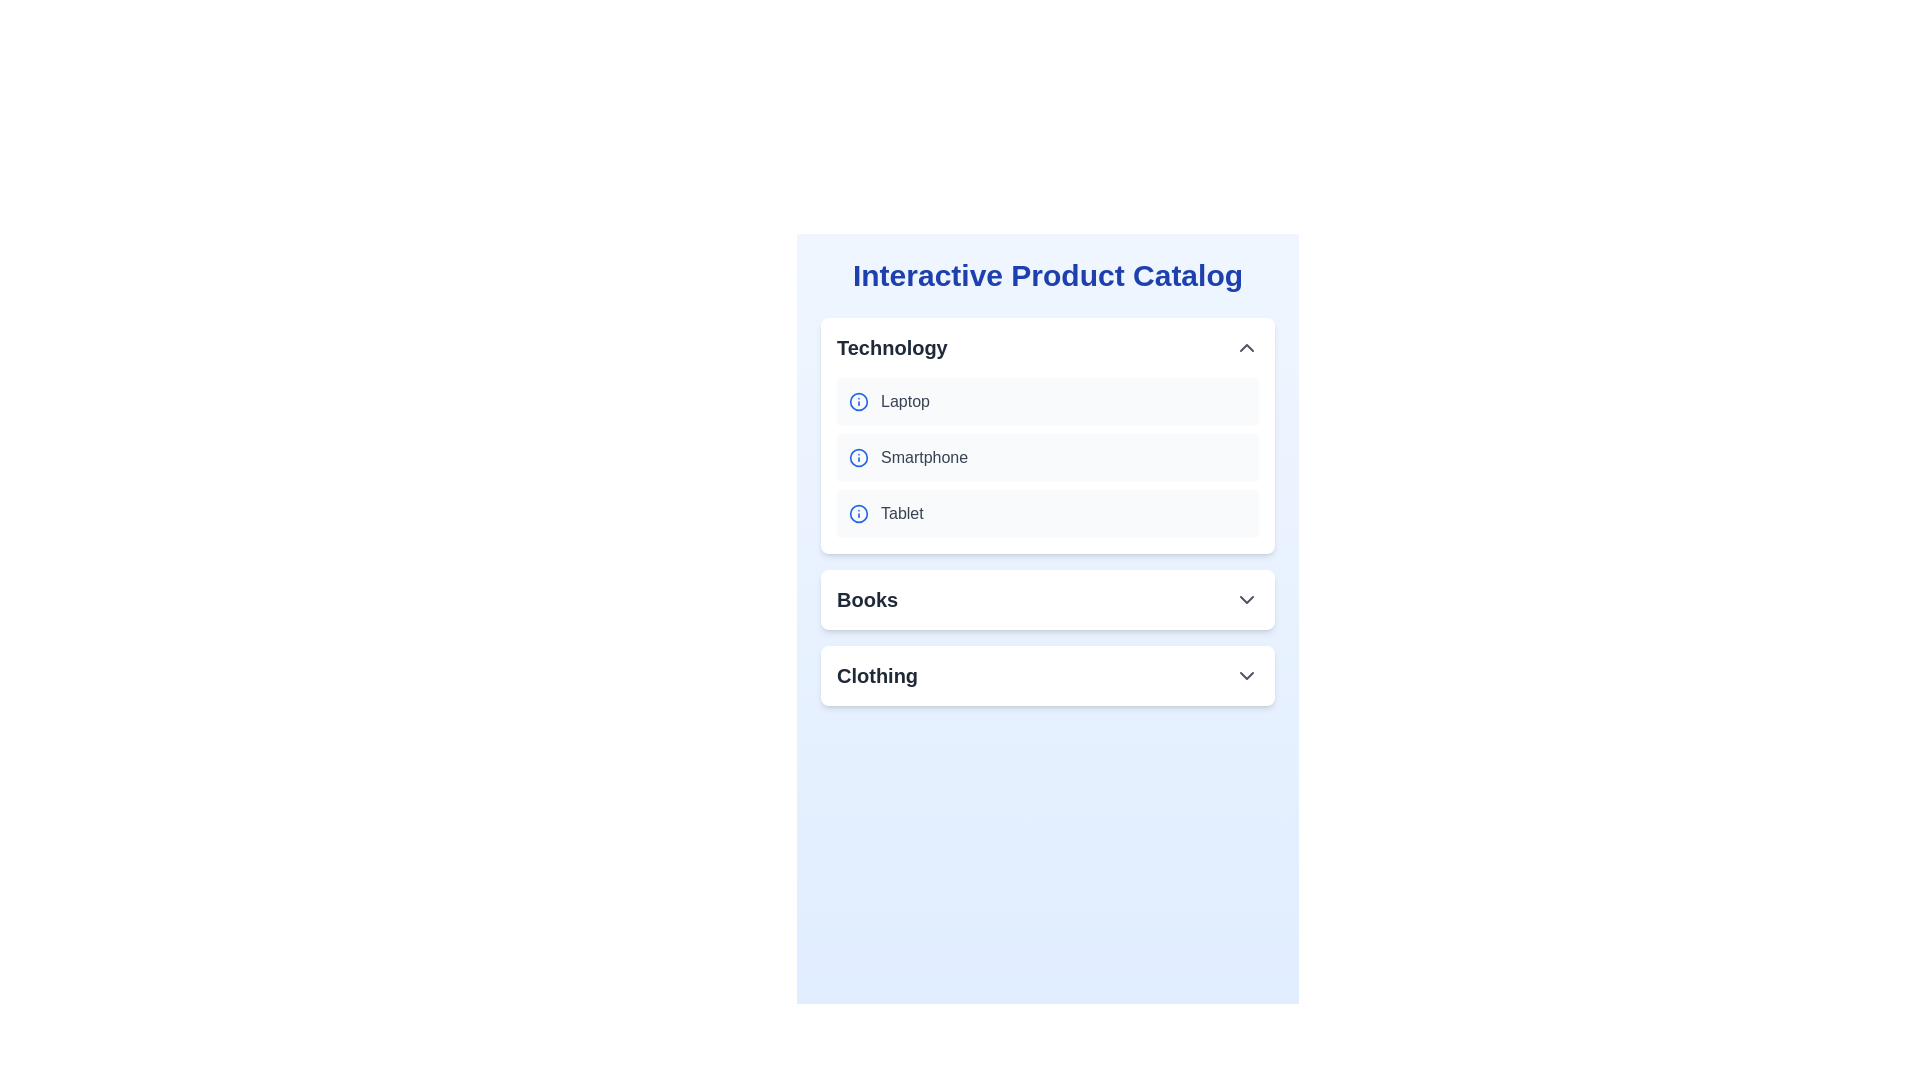 The image size is (1920, 1080). I want to click on the circular information icon located, so click(859, 401).